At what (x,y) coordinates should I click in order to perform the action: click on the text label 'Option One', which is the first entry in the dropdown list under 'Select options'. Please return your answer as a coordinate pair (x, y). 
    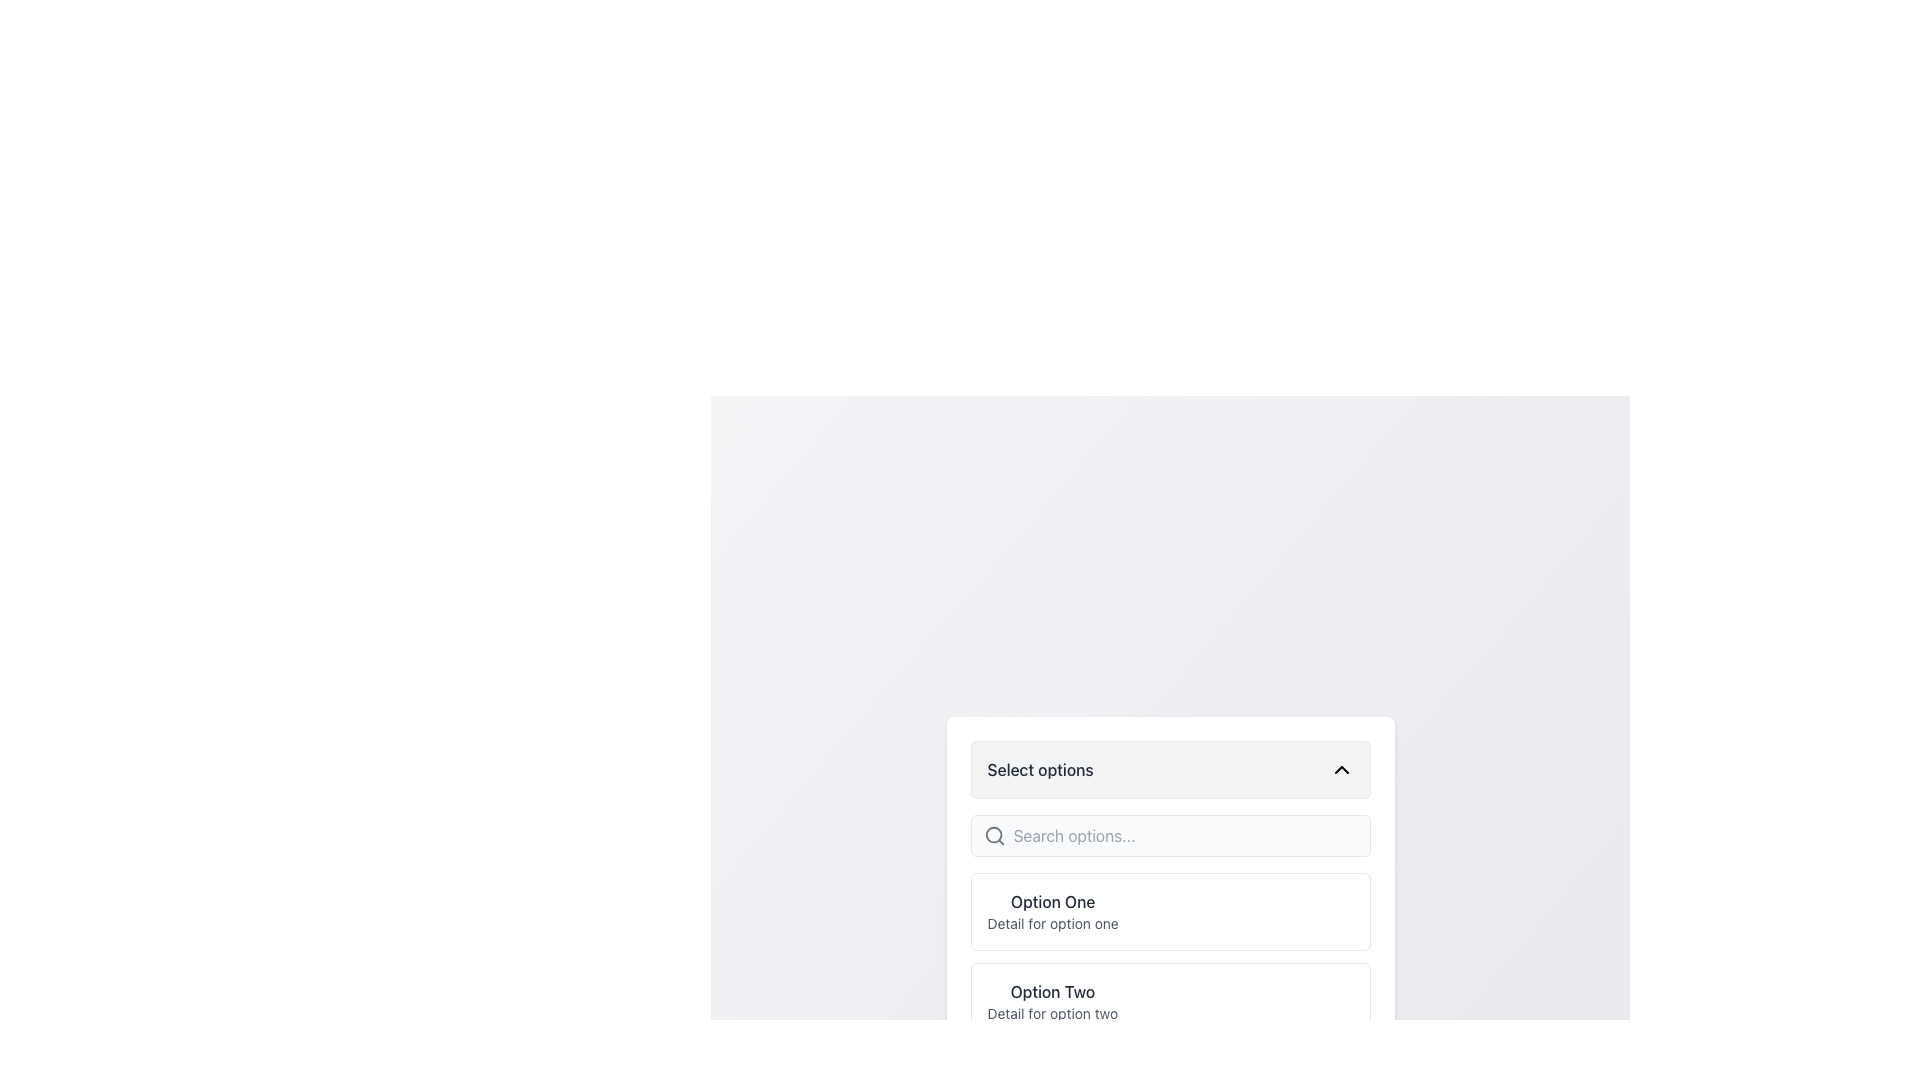
    Looking at the image, I should click on (1052, 902).